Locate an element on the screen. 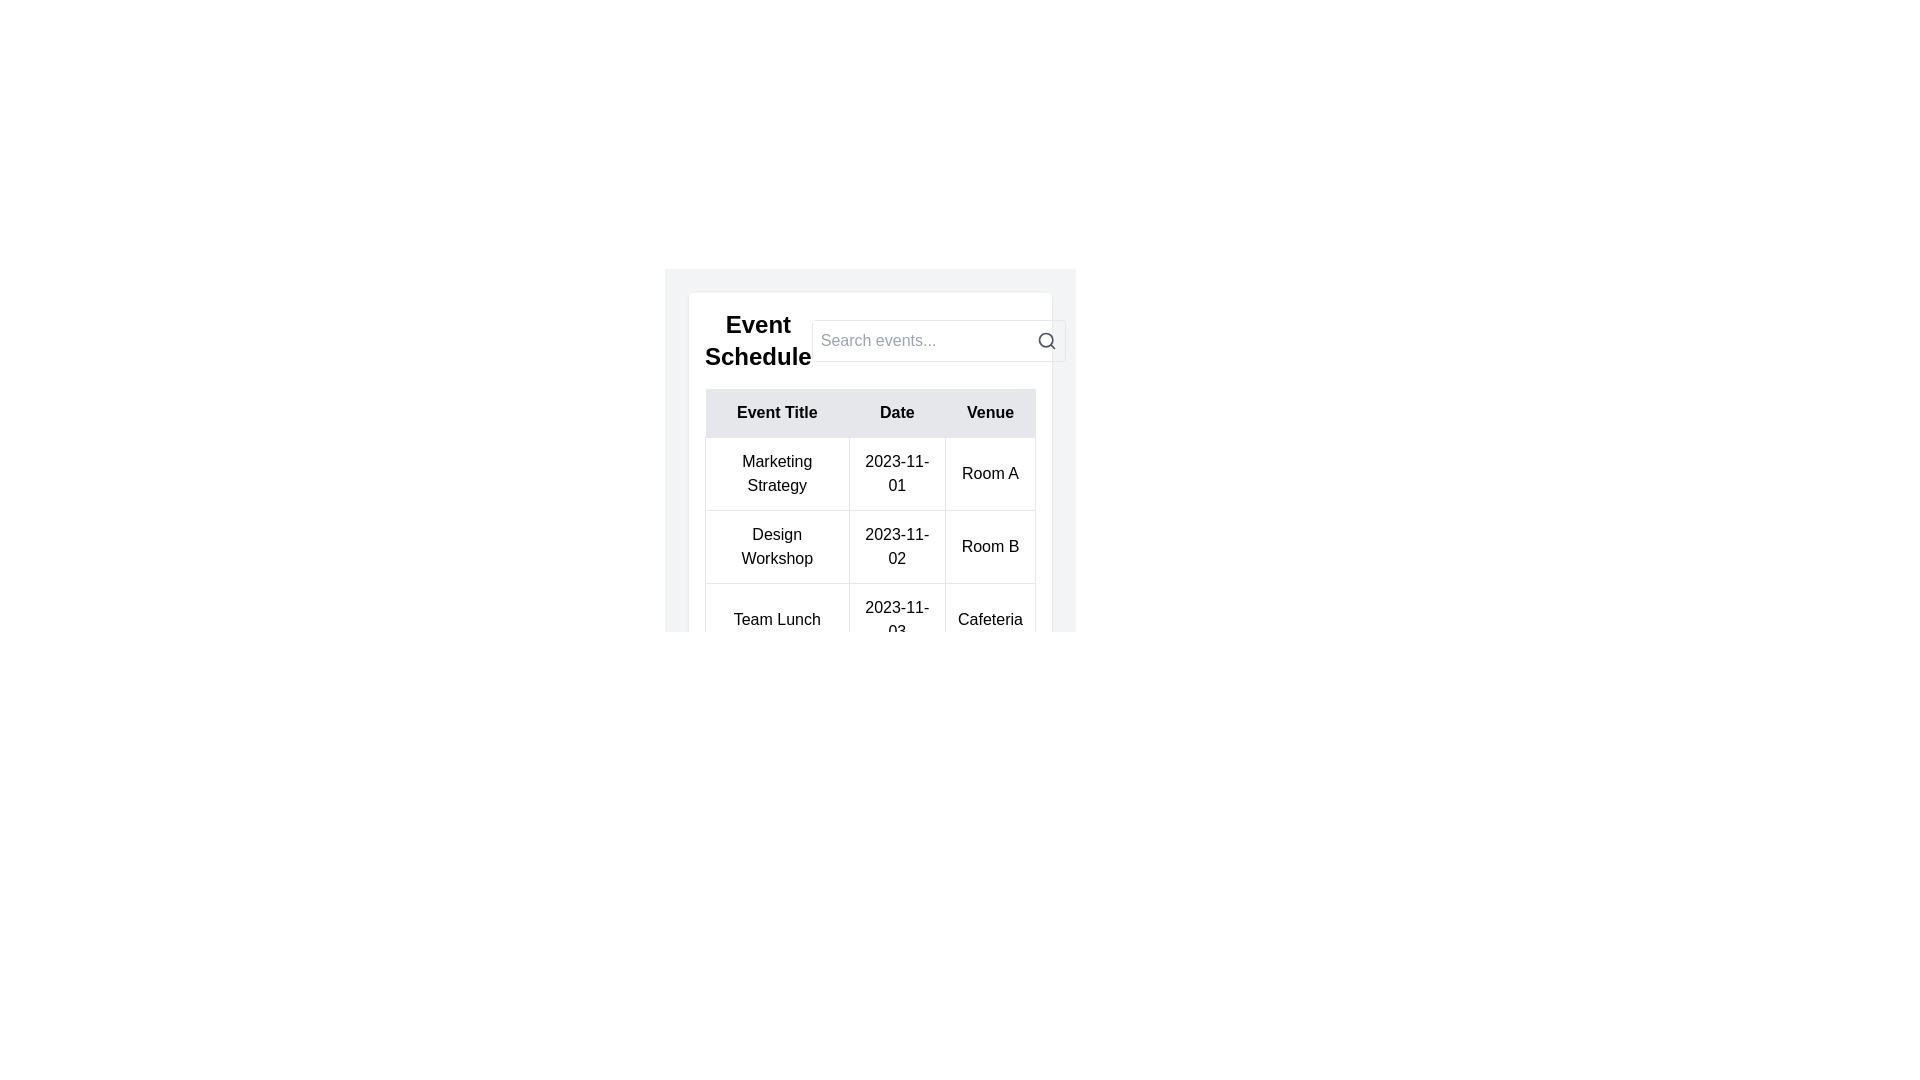 This screenshot has width=1920, height=1080. the table cell in the second row and second column that displays the date for the 'Design Workshop' event, located within the 'Event Schedule' card is located at coordinates (870, 522).